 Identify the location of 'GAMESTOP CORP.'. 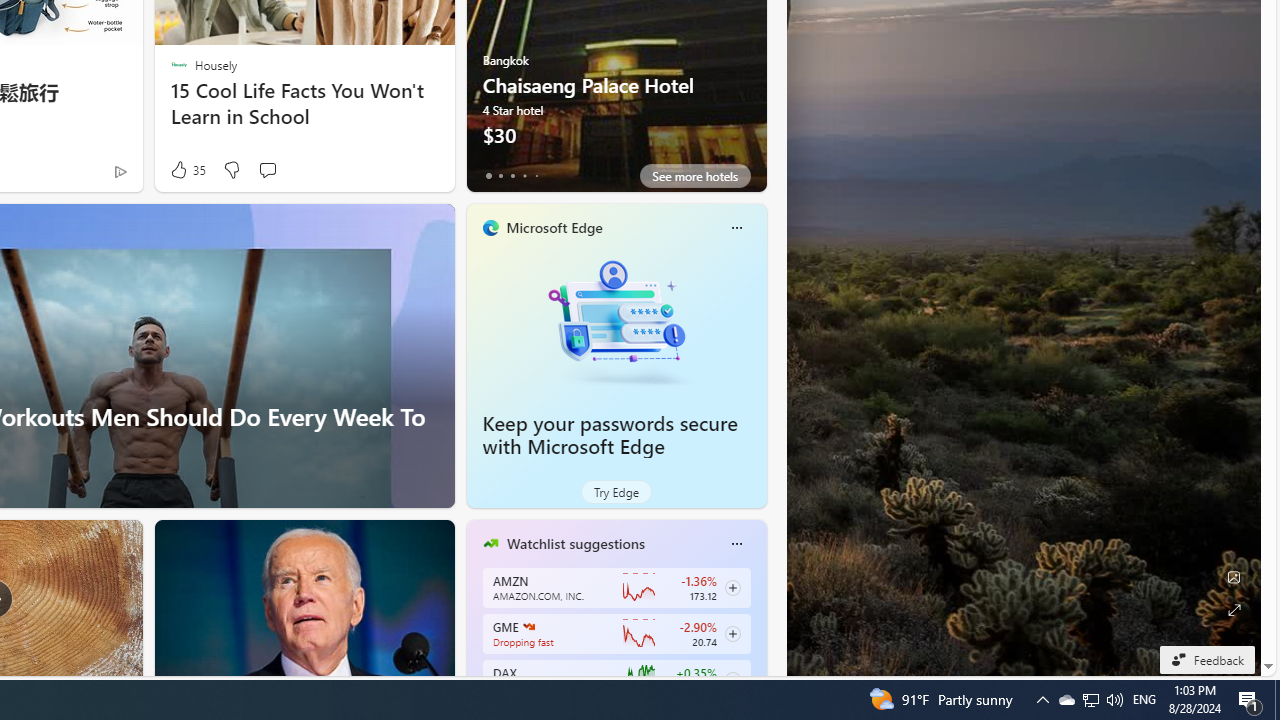
(528, 625).